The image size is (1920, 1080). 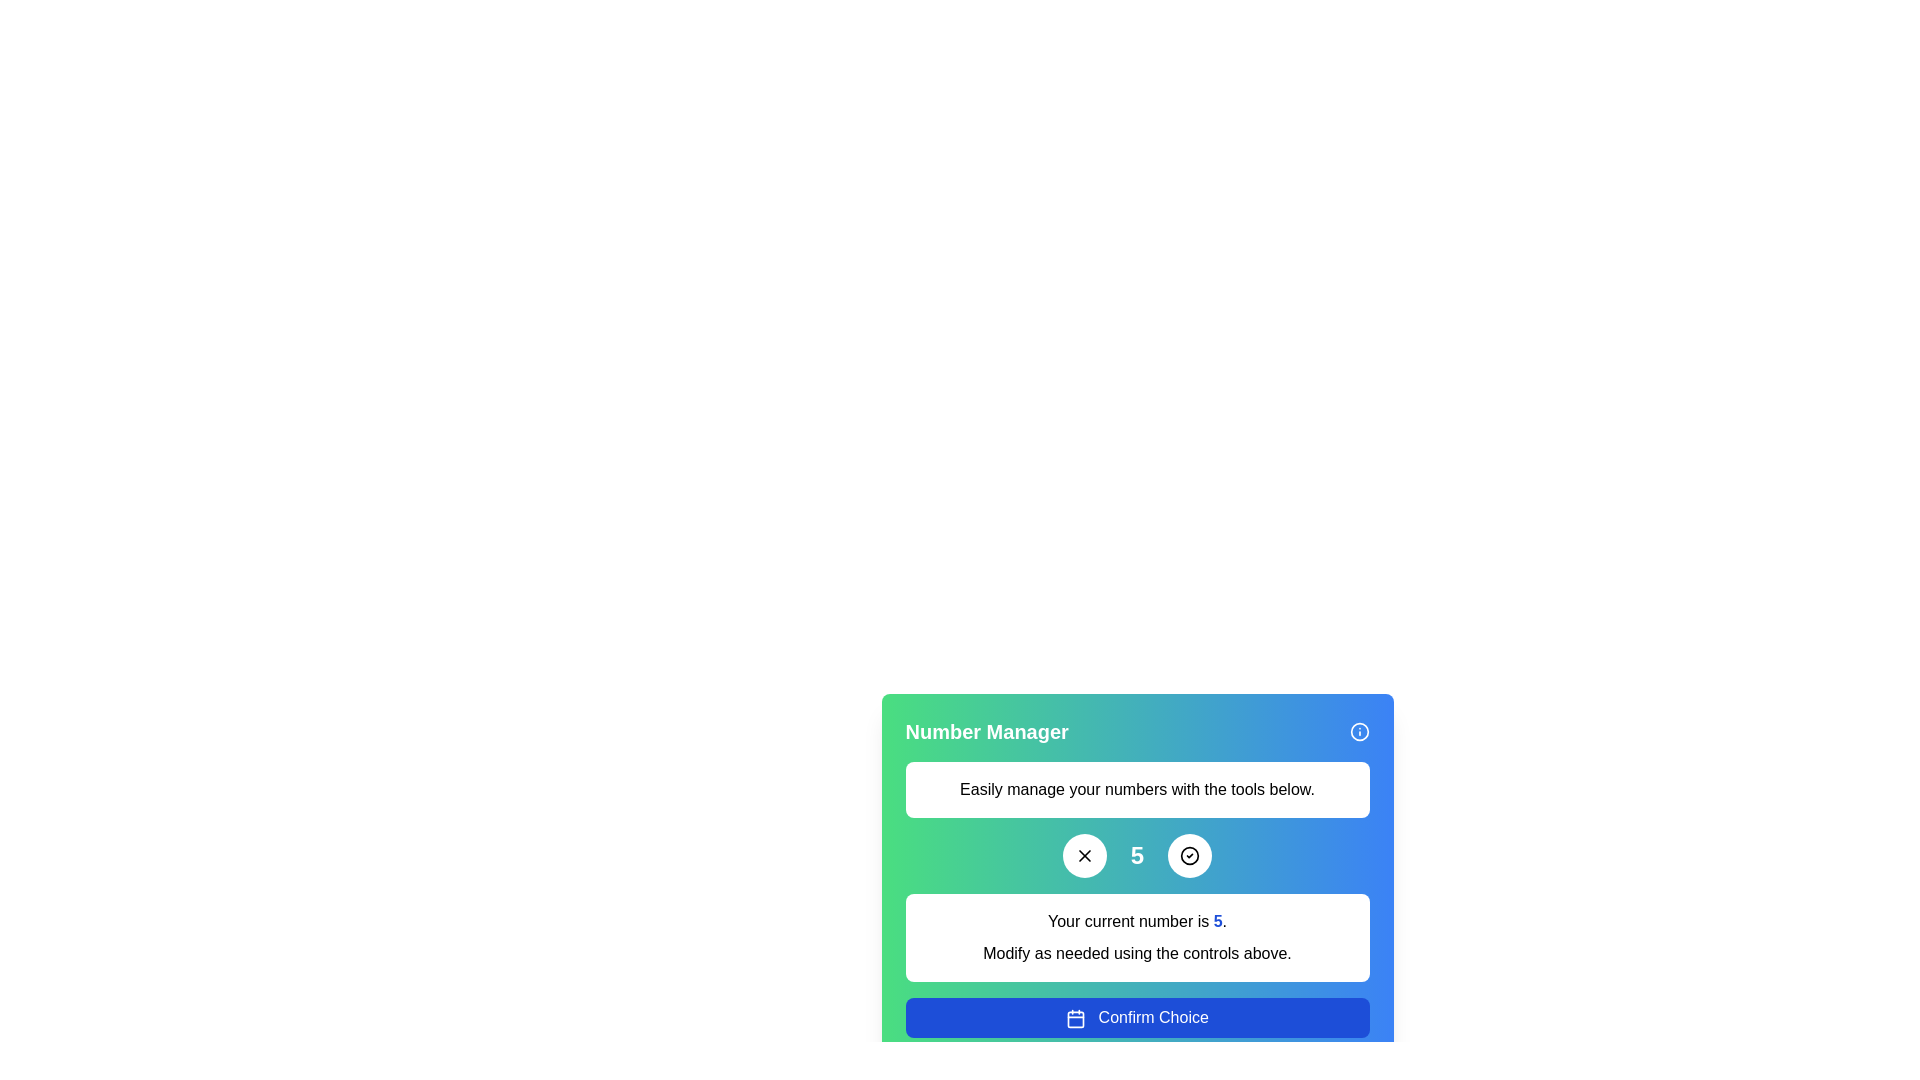 What do you see at coordinates (1137, 921) in the screenshot?
I see `text label displaying the current value selected by the user, which is located near the middle-bottom part of the interface above the instruction text 'Modify as needed using the controls above.'` at bounding box center [1137, 921].